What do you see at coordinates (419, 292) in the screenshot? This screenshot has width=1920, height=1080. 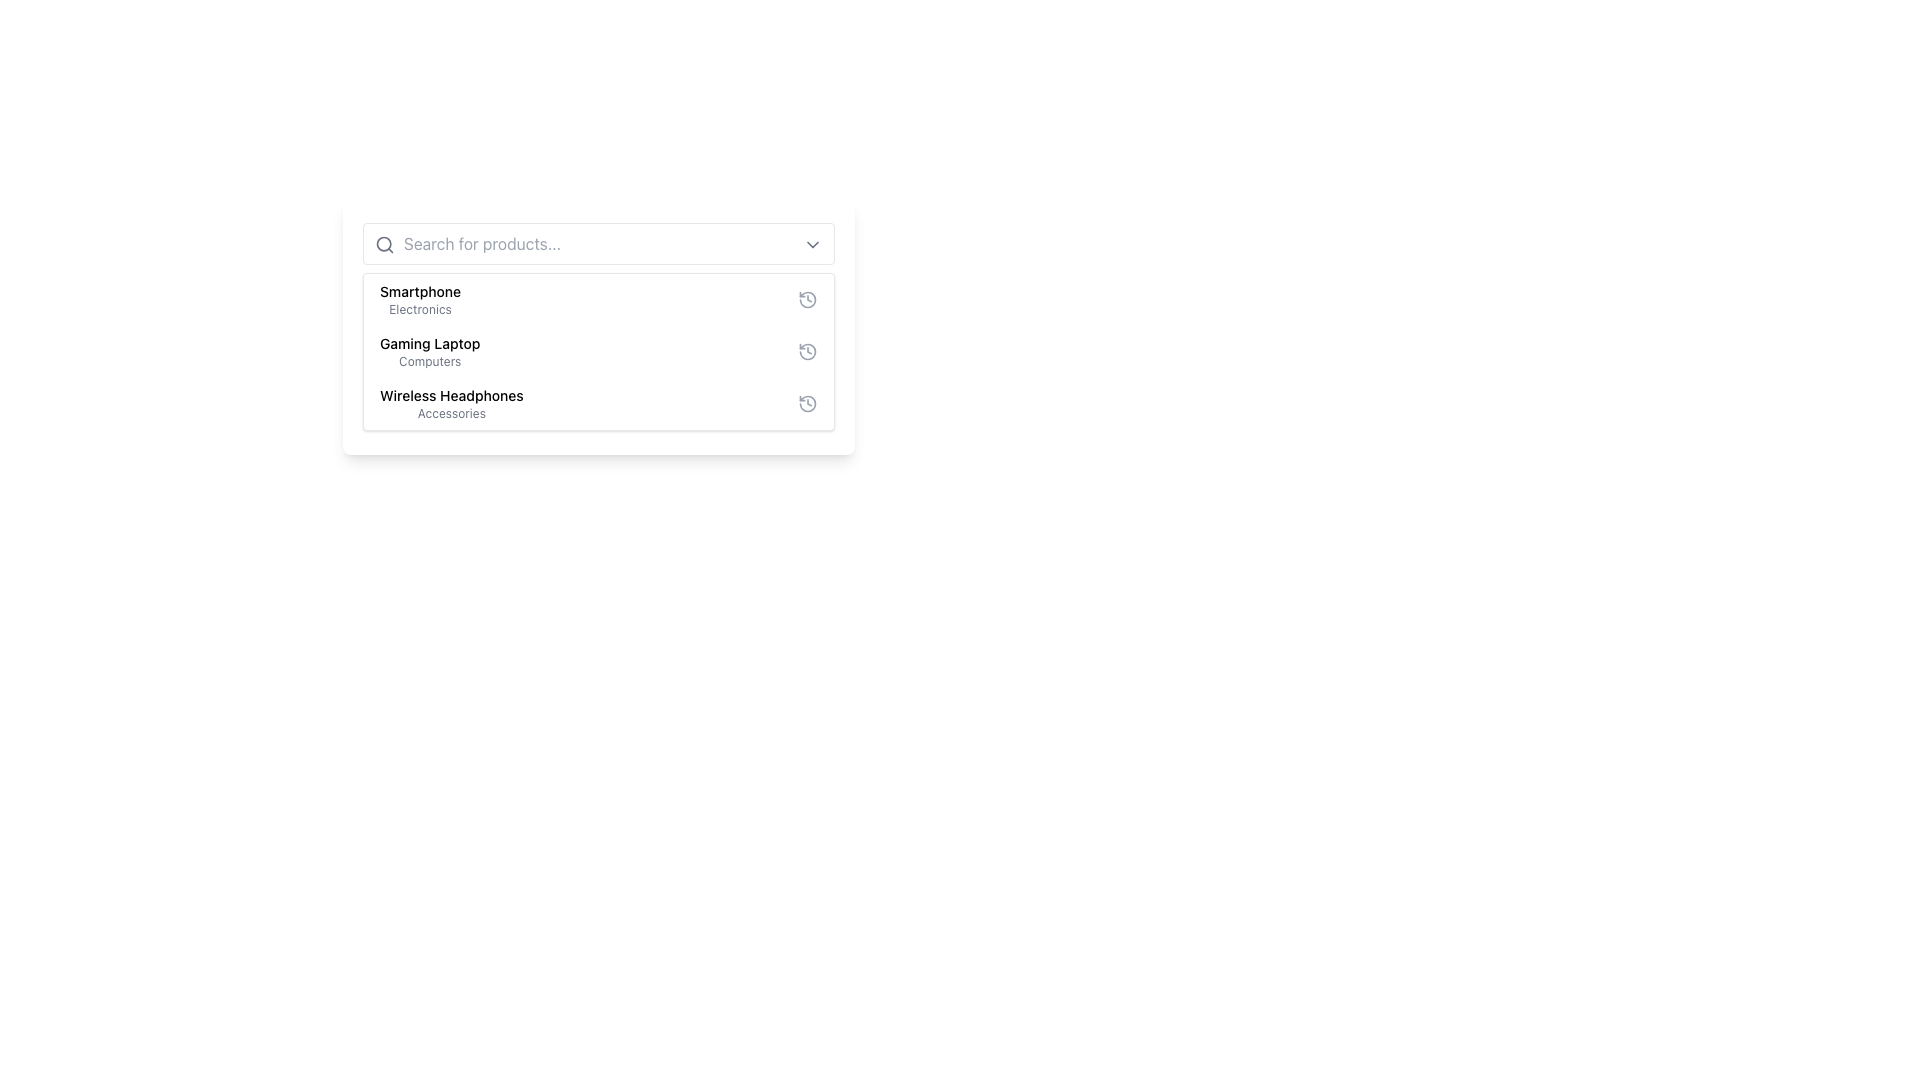 I see `the text label displaying 'Smartphone', which is the first item in the dropdown menu above the text 'Electronics'` at bounding box center [419, 292].